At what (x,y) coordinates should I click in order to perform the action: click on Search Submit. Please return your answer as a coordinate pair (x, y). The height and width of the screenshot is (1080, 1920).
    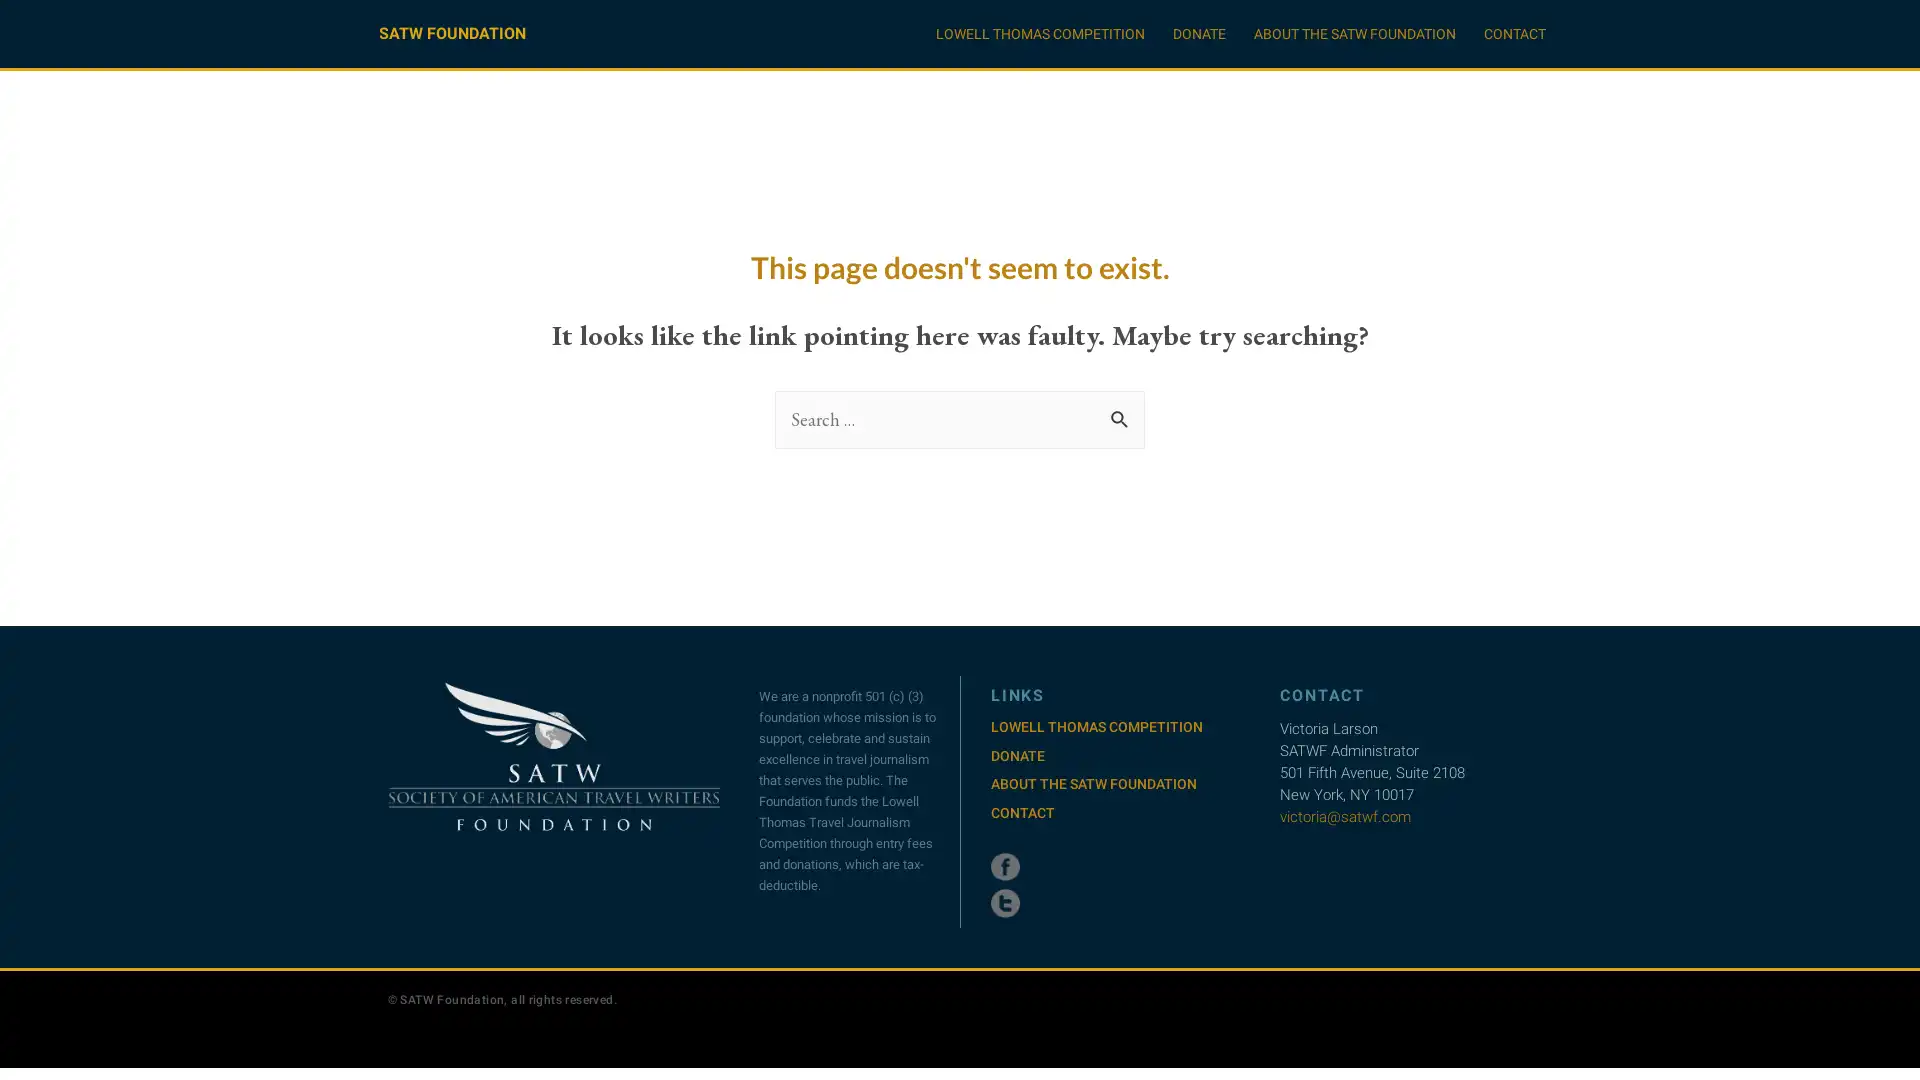
    Looking at the image, I should click on (1118, 418).